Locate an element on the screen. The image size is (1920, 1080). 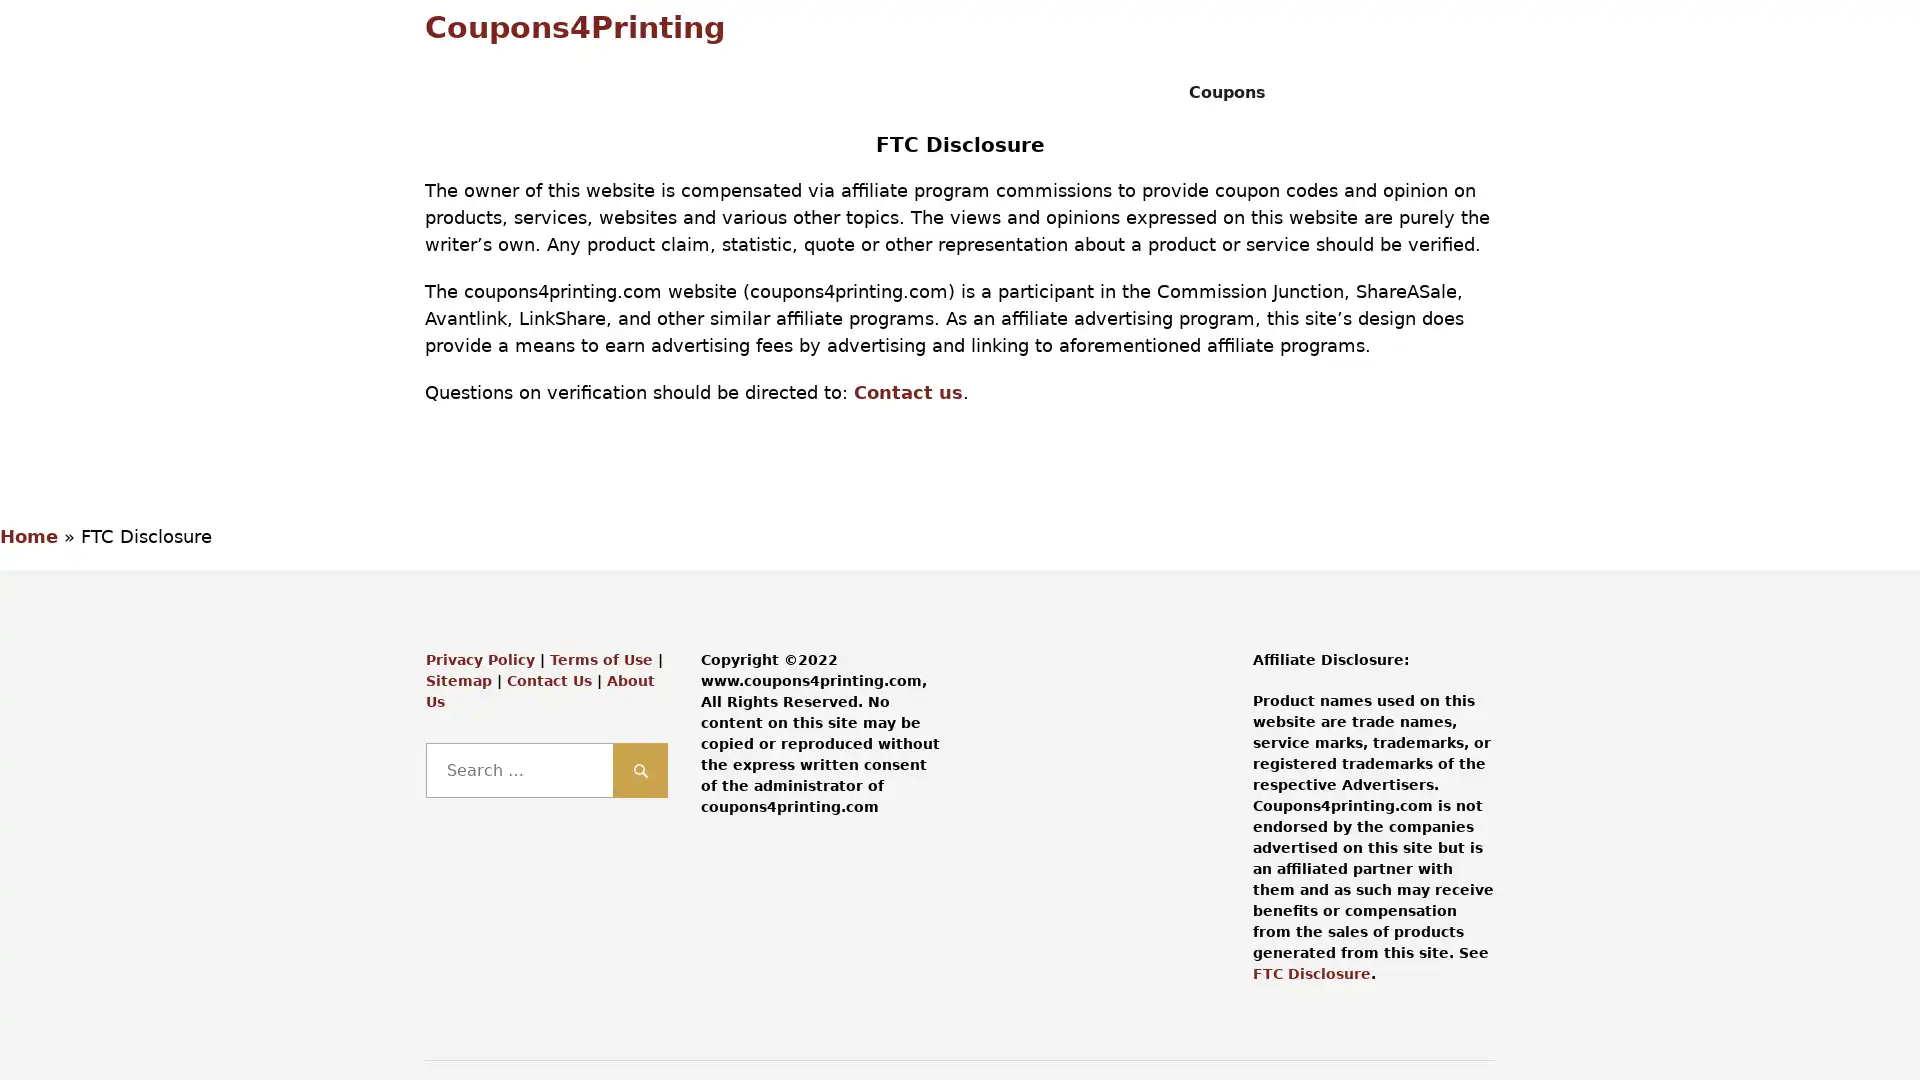
Search is located at coordinates (640, 769).